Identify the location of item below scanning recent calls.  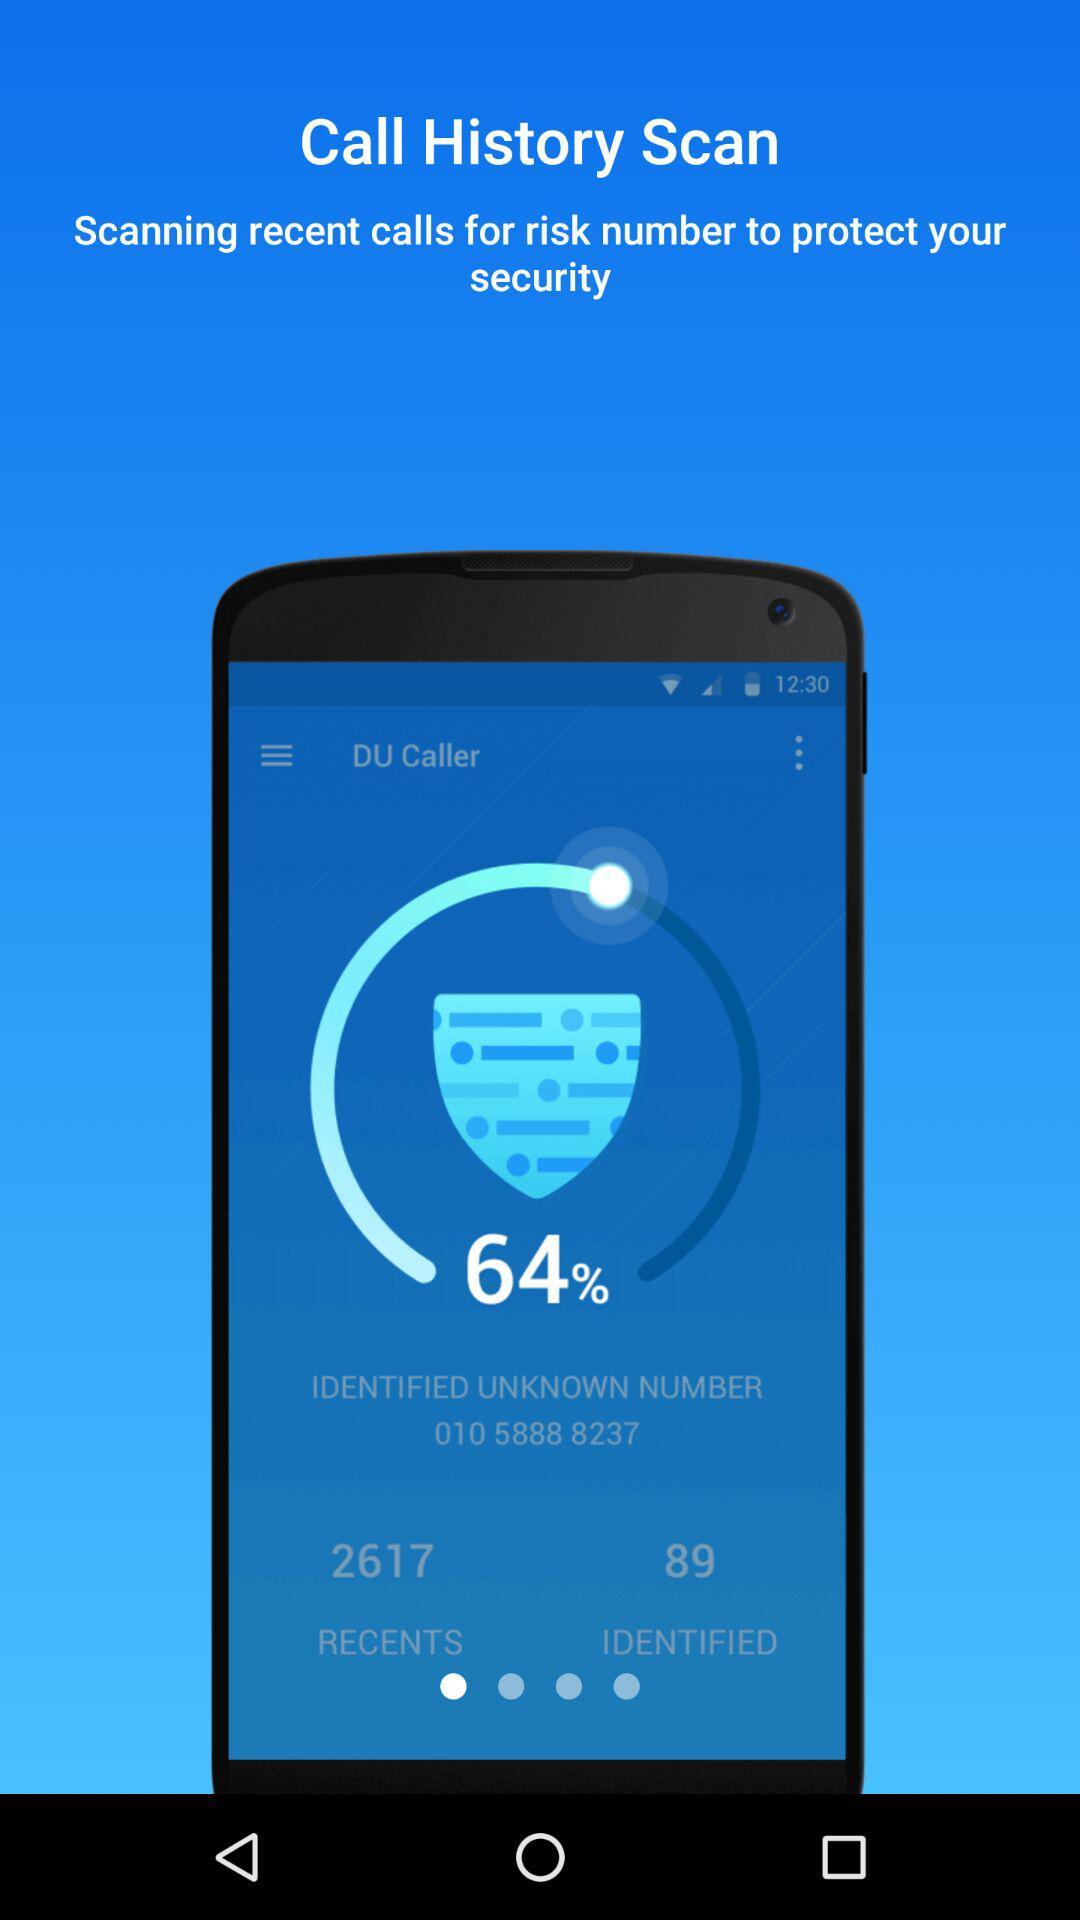
(625, 1685).